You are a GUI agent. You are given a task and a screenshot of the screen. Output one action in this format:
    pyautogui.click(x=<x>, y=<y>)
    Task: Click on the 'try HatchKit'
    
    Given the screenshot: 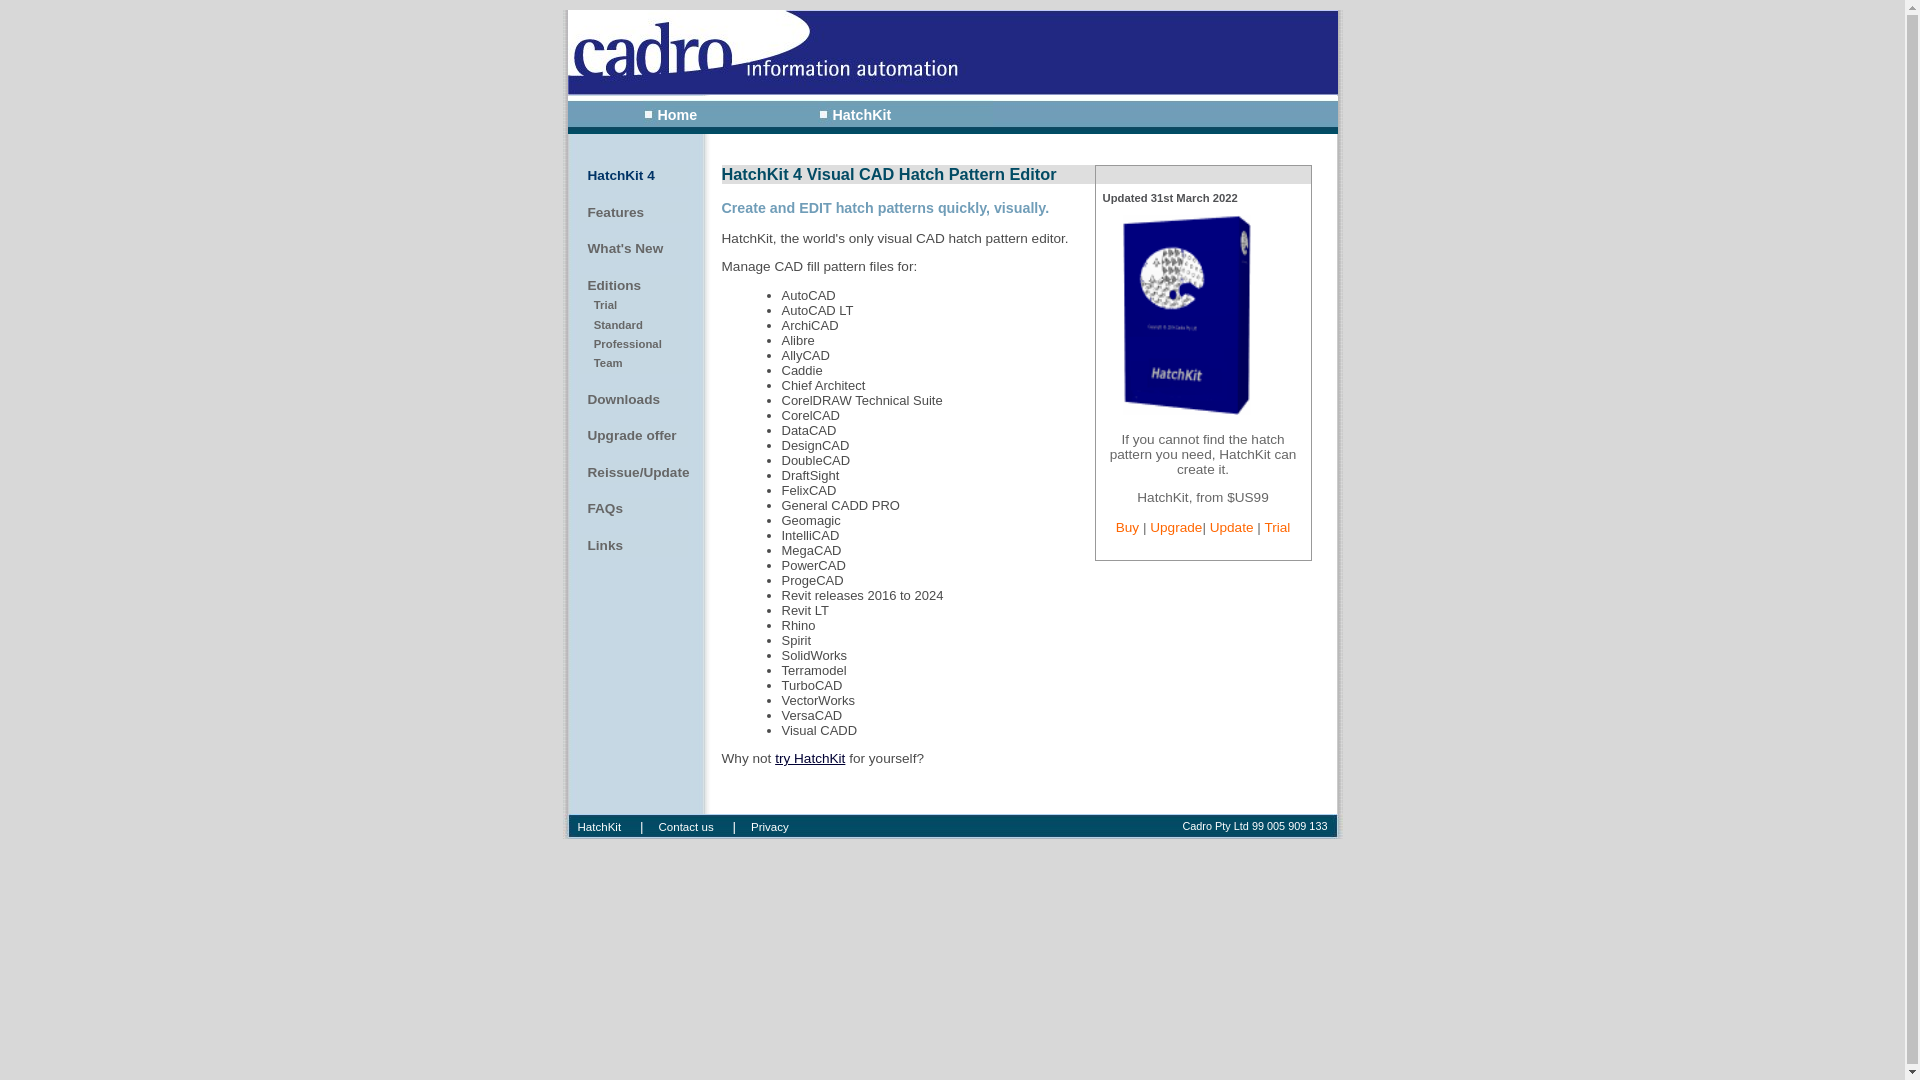 What is the action you would take?
    pyautogui.click(x=810, y=758)
    